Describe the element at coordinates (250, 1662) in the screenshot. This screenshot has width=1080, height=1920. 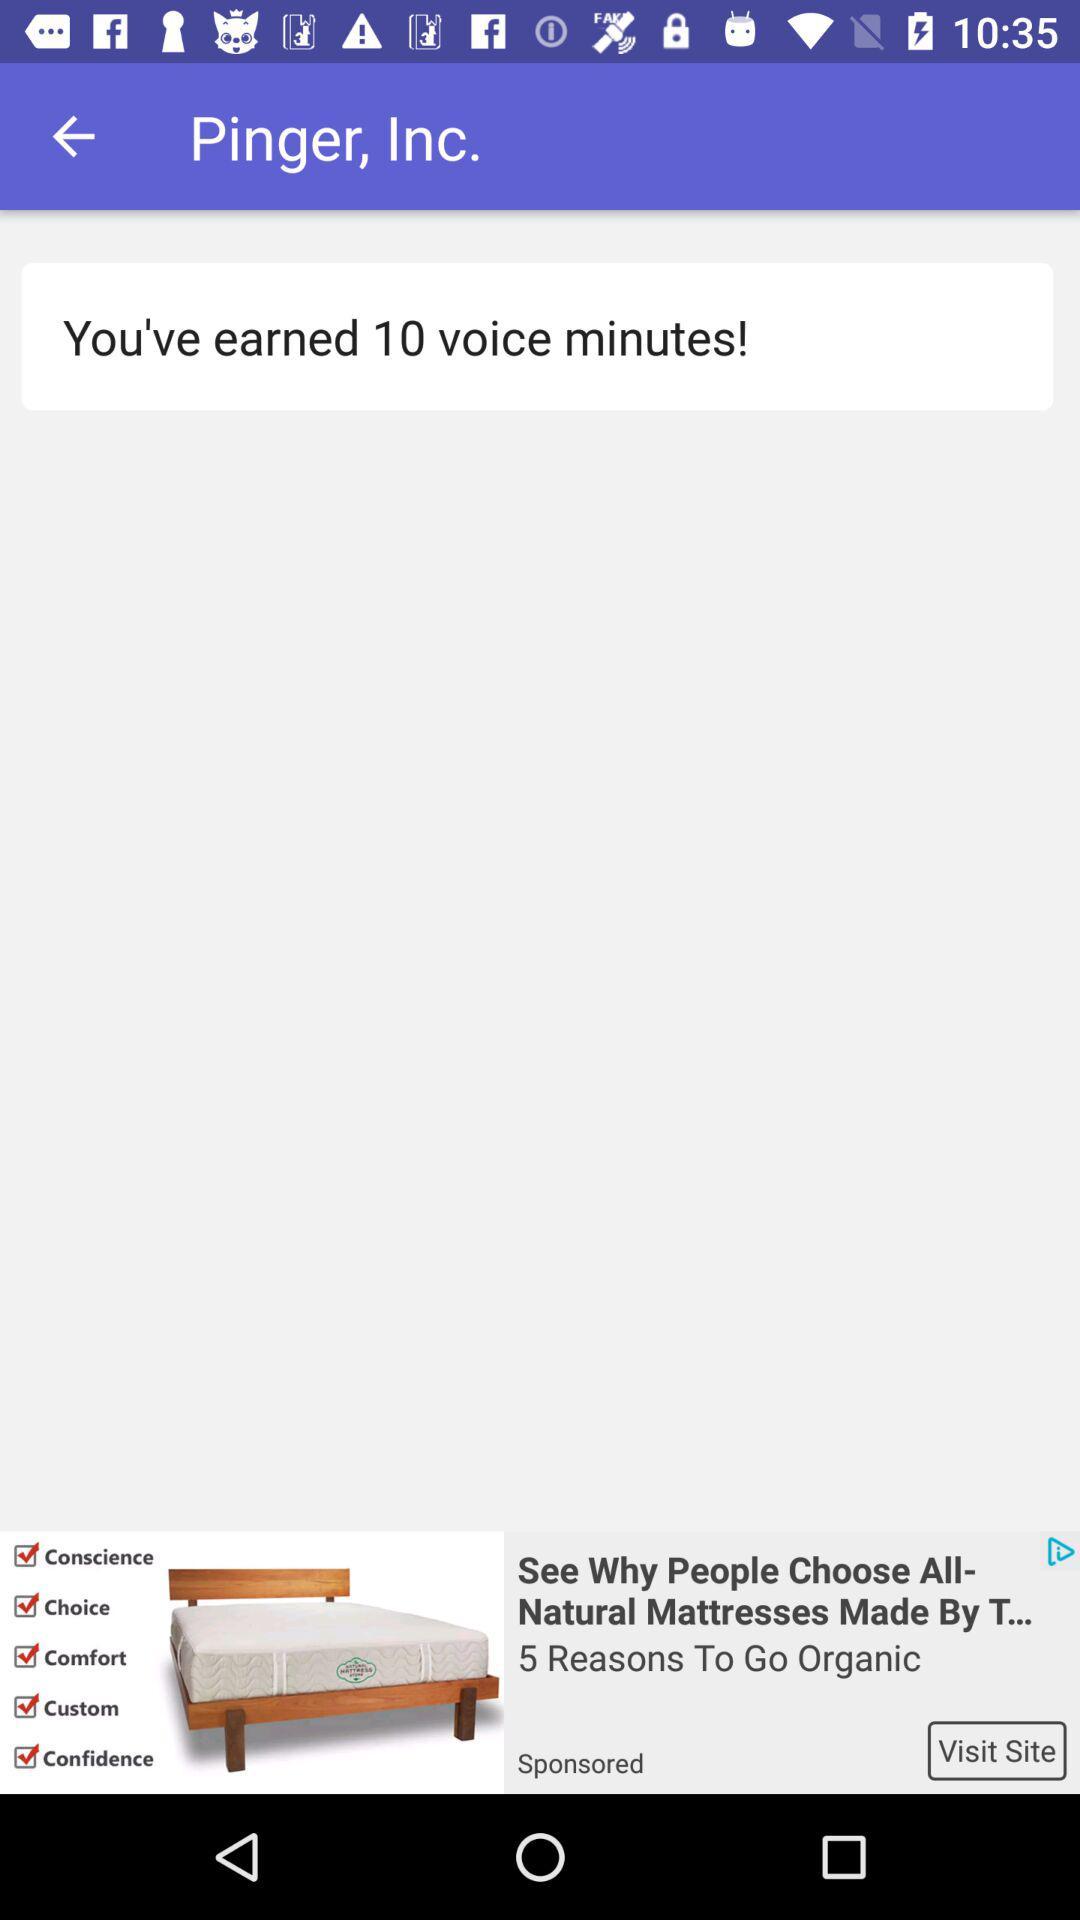
I see `the icon at the bottom left corner` at that location.